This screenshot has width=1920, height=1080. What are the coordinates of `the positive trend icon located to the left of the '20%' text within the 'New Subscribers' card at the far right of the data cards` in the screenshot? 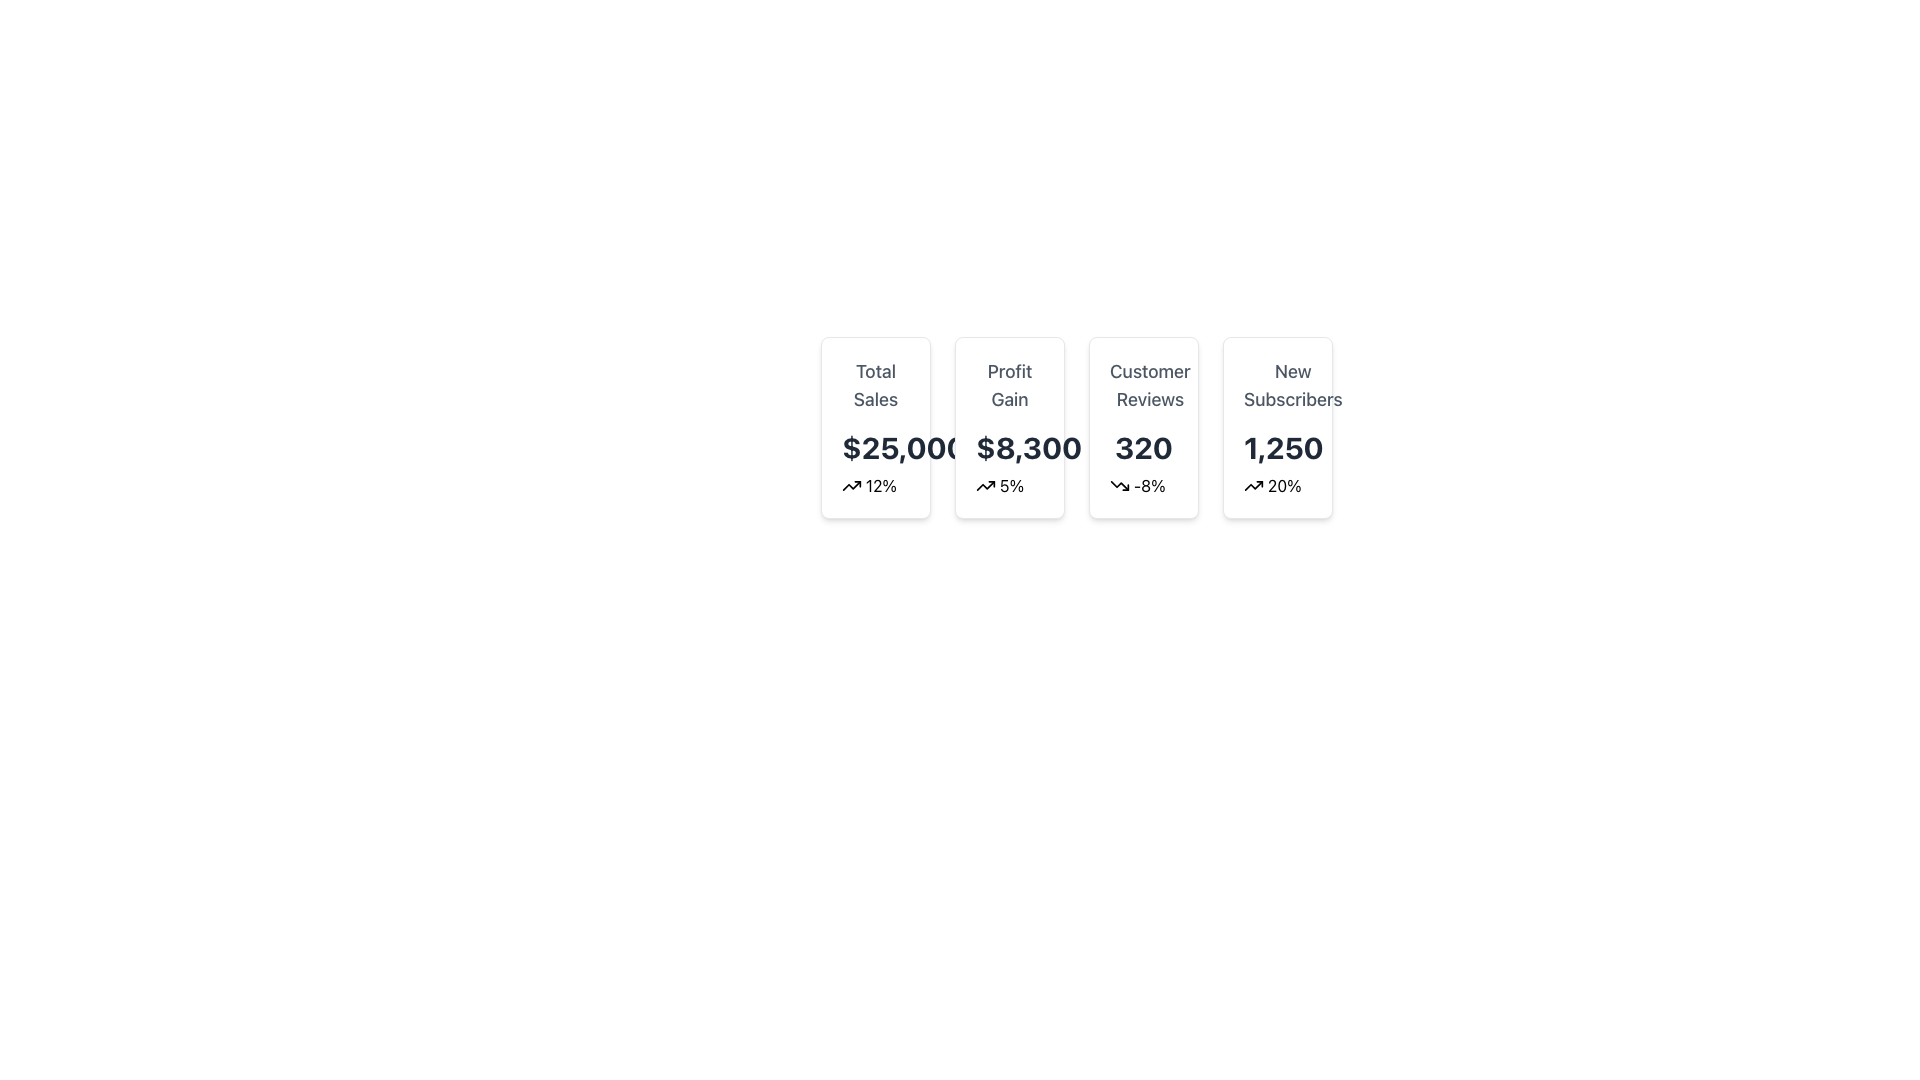 It's located at (1252, 486).